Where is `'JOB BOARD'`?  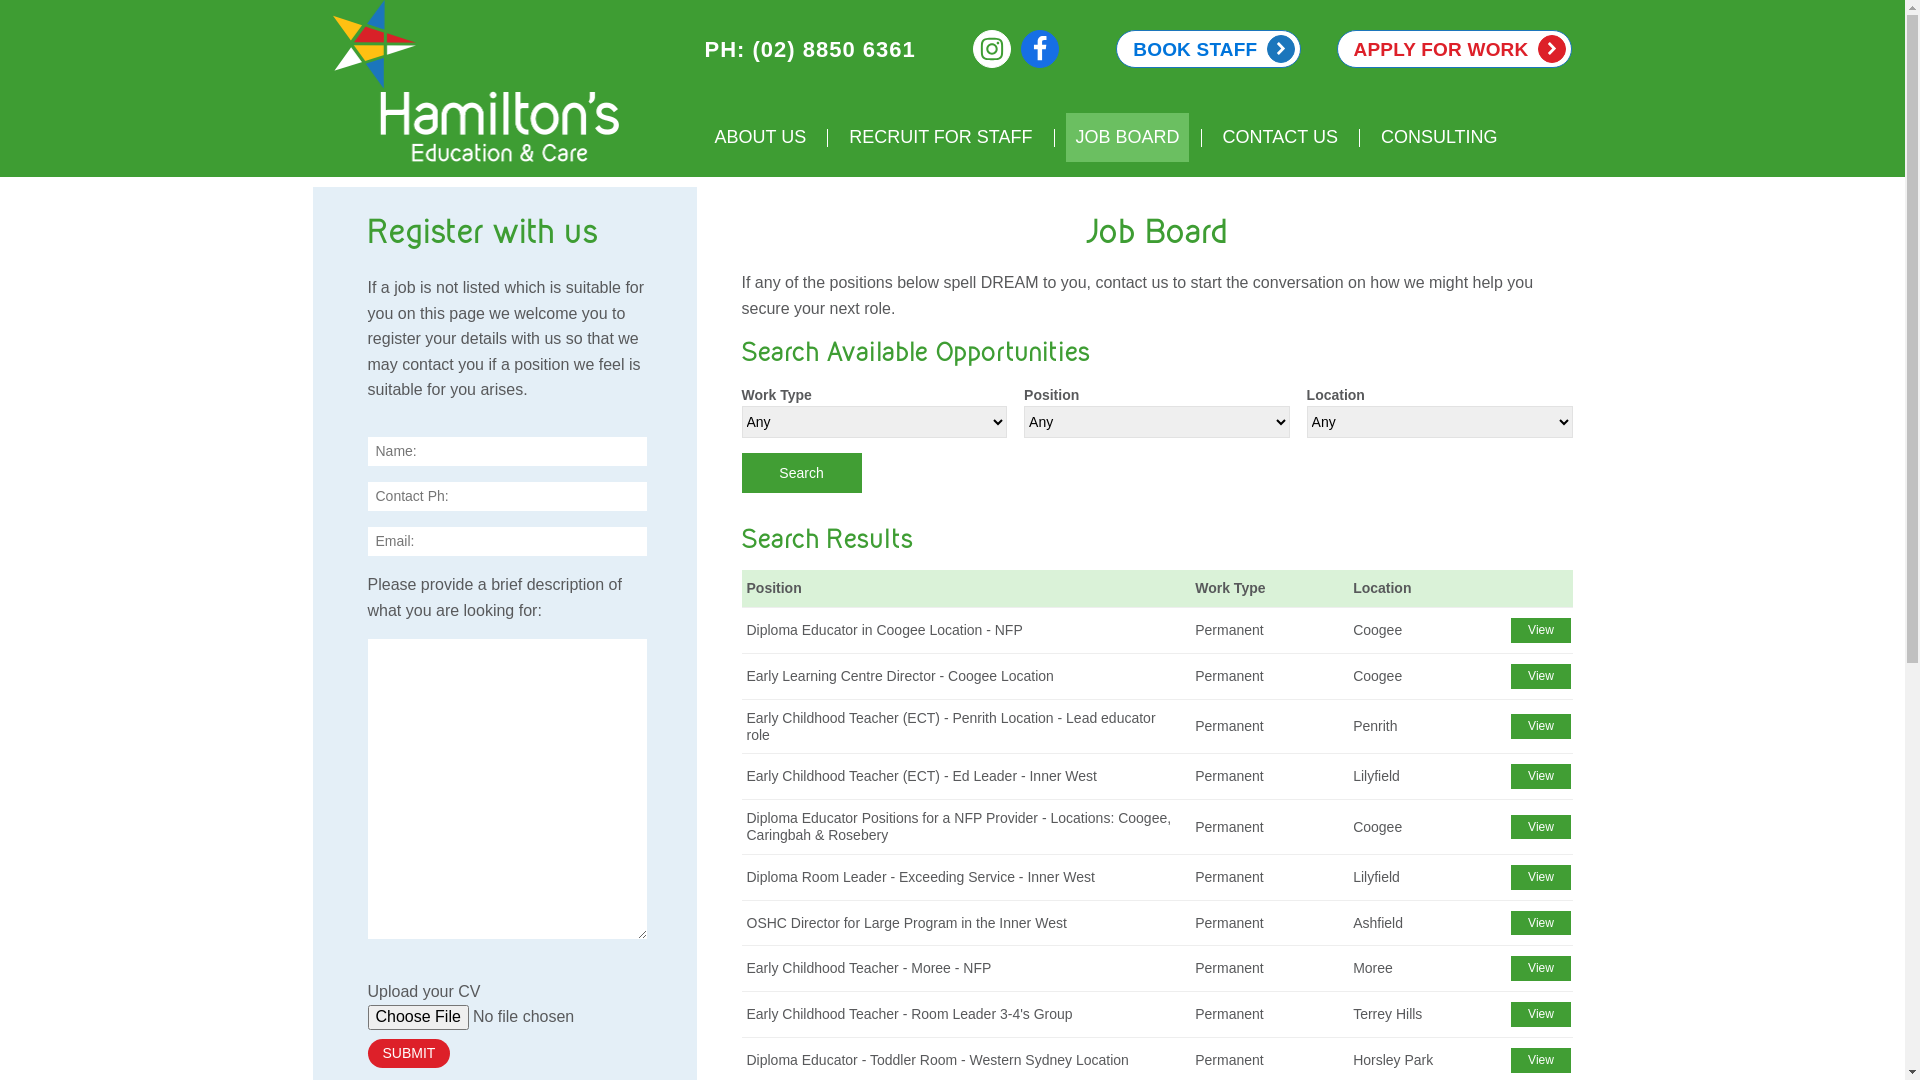 'JOB BOARD' is located at coordinates (1127, 136).